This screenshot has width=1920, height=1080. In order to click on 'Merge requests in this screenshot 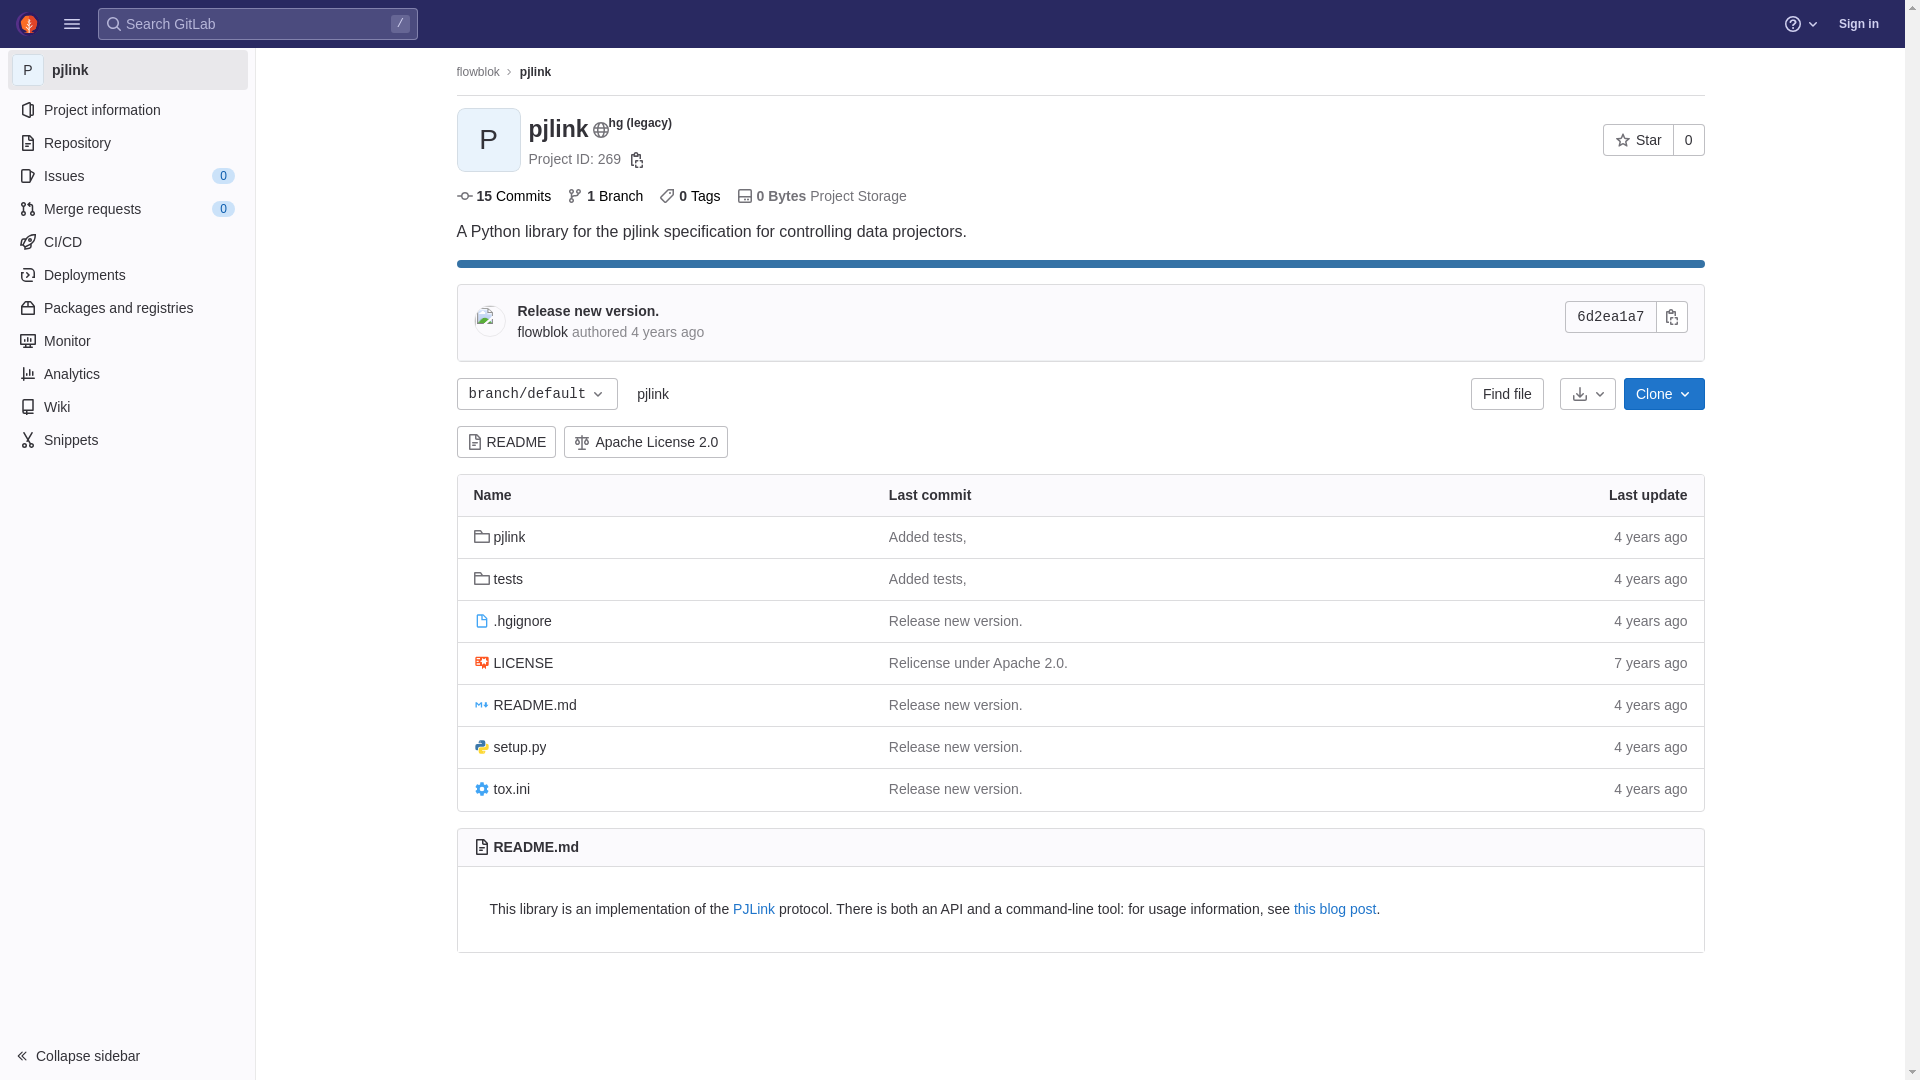, I will do `click(126, 208)`.